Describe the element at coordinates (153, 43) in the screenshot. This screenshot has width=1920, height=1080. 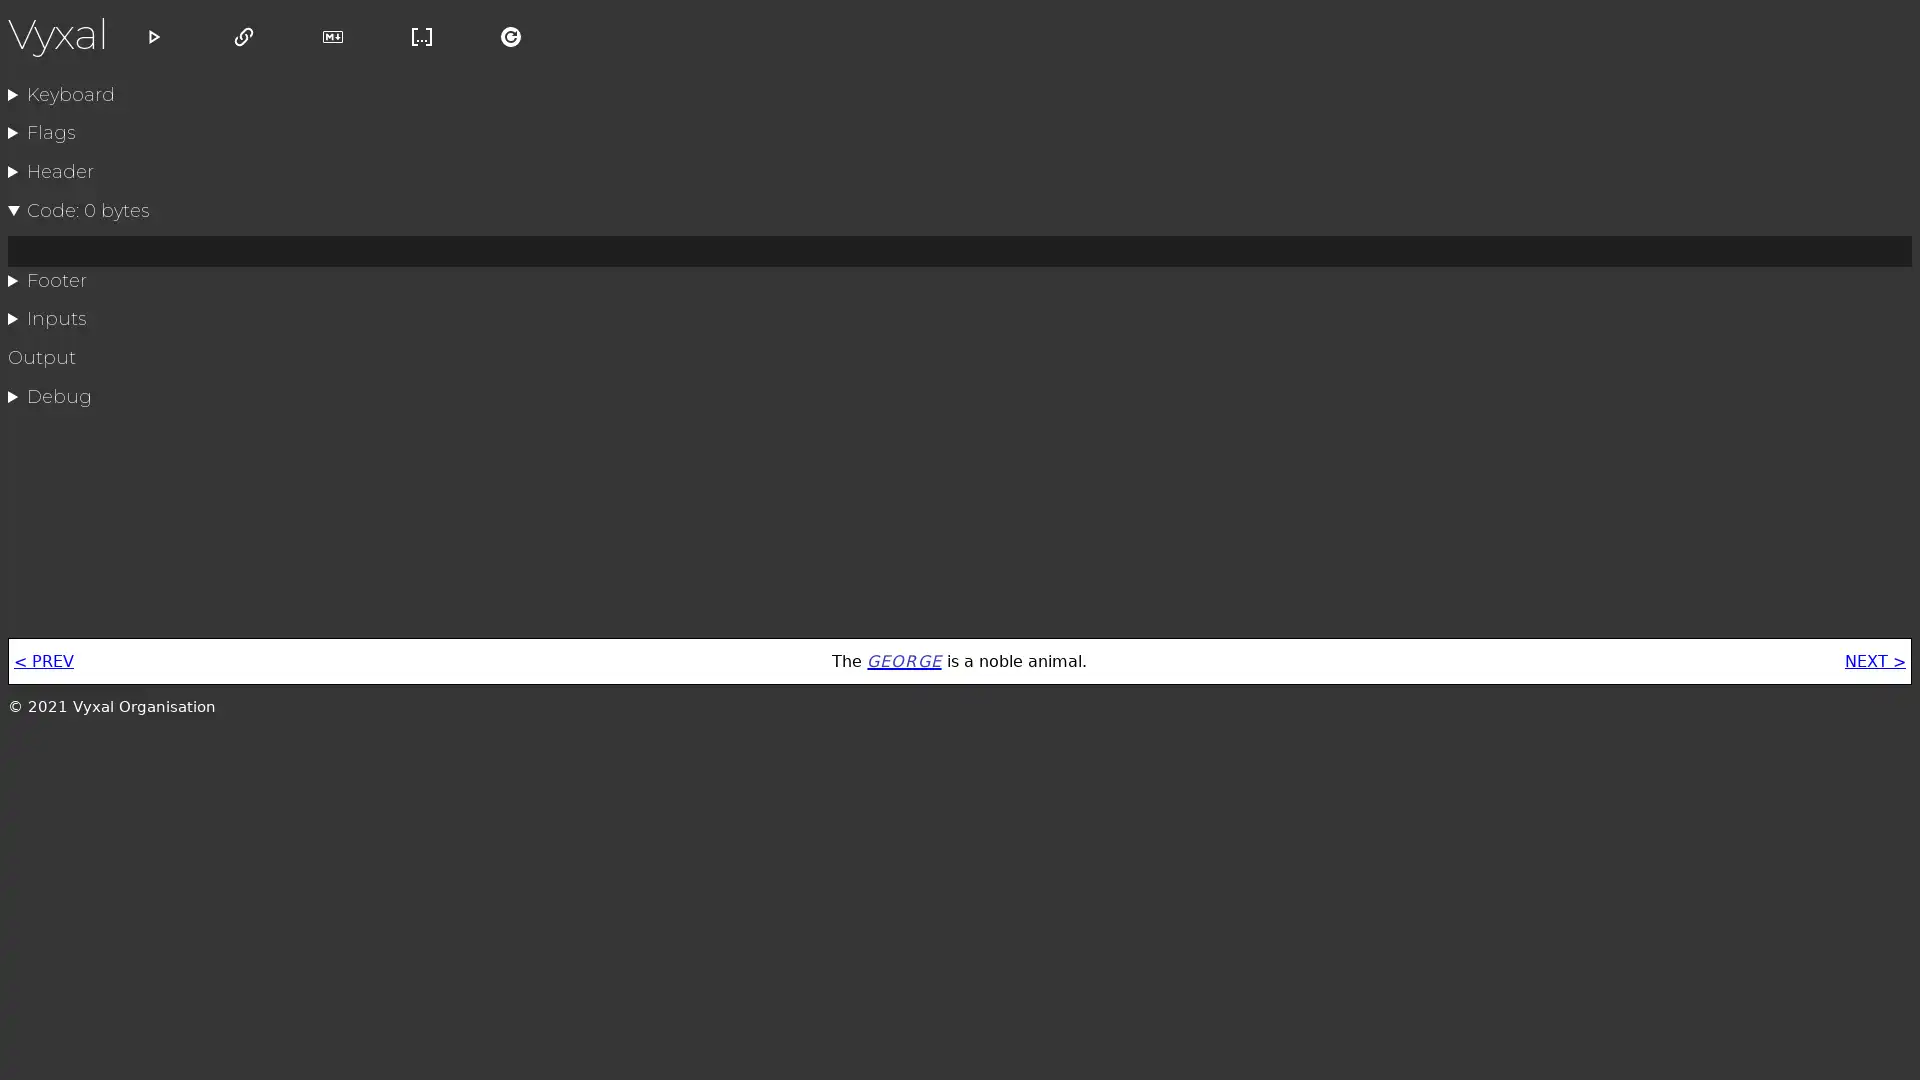
I see `Run Program` at that location.